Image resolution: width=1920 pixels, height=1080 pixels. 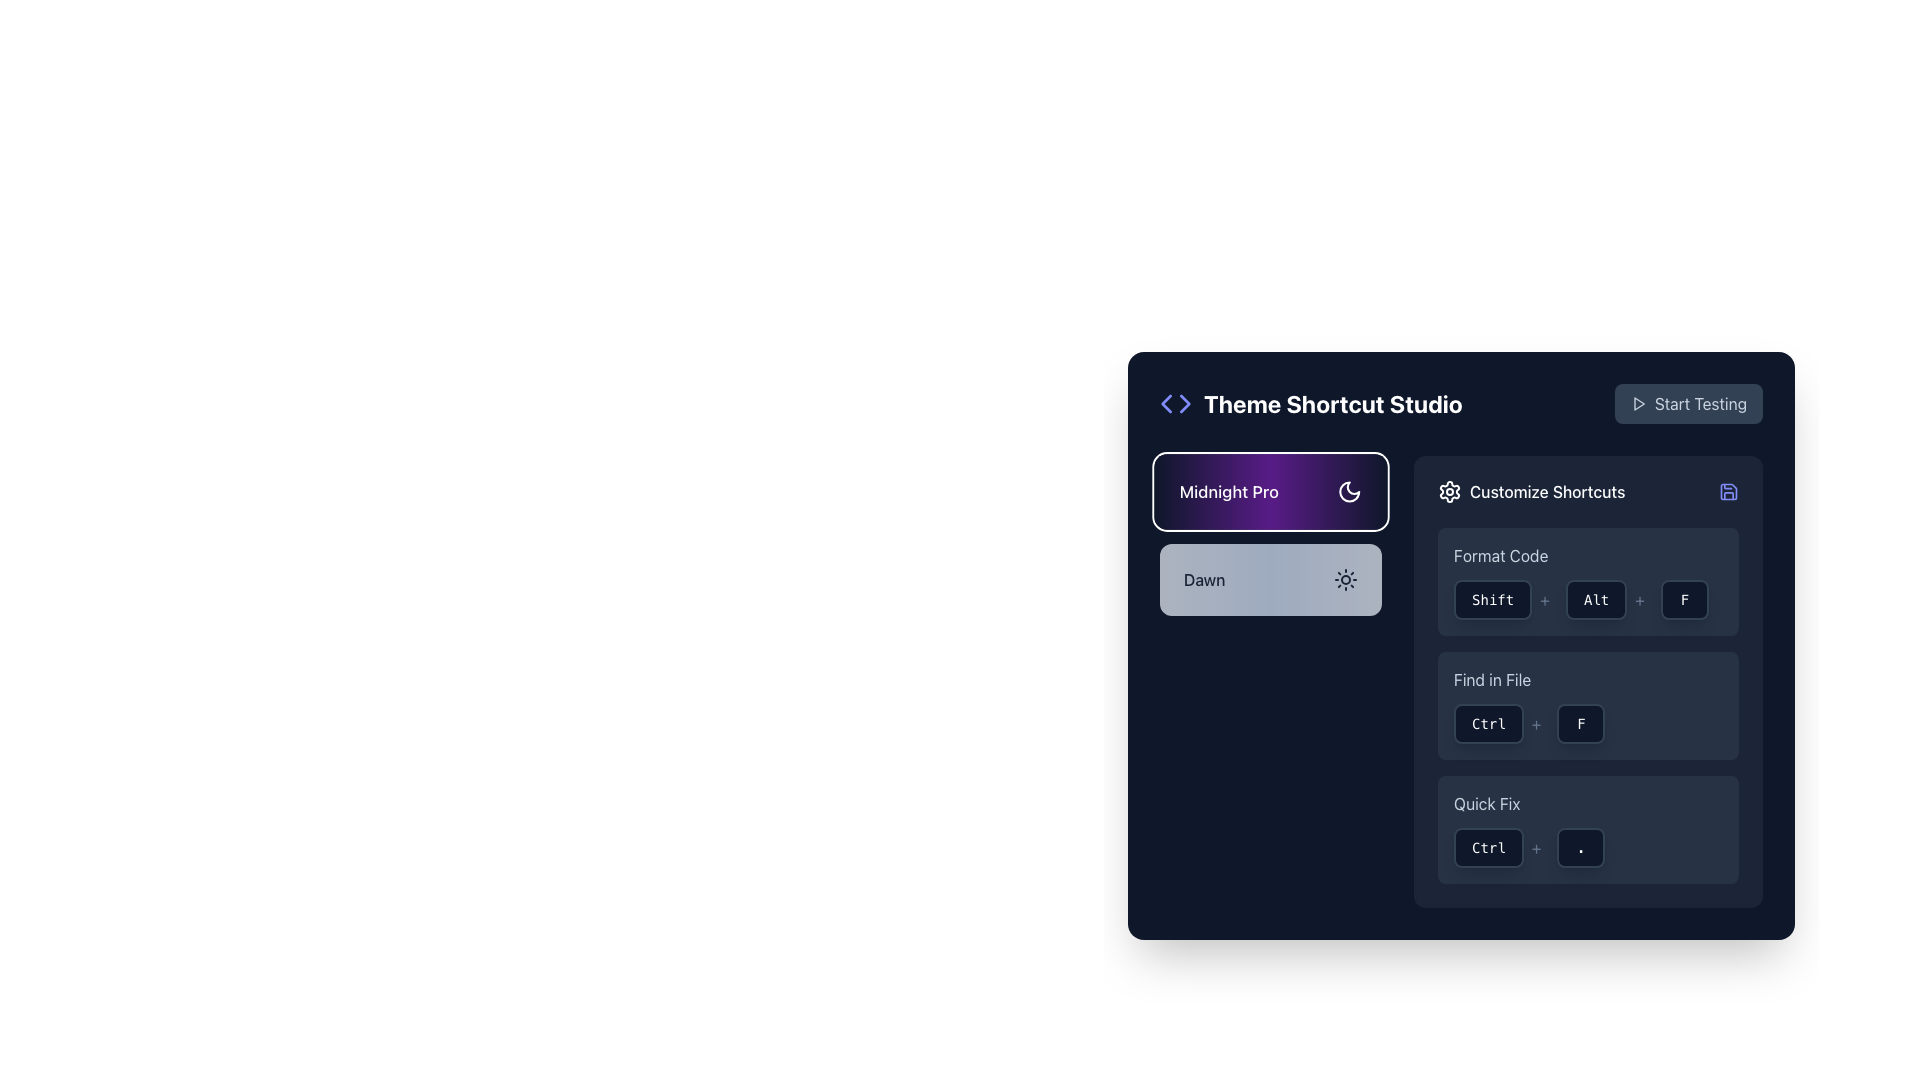 I want to click on the 'Shift' key button in the 'Customize Shortcuts' section under the 'Format Code' category, which visually represents the keyboard key 'Shift' as part of the shortcut display, so click(x=1506, y=599).